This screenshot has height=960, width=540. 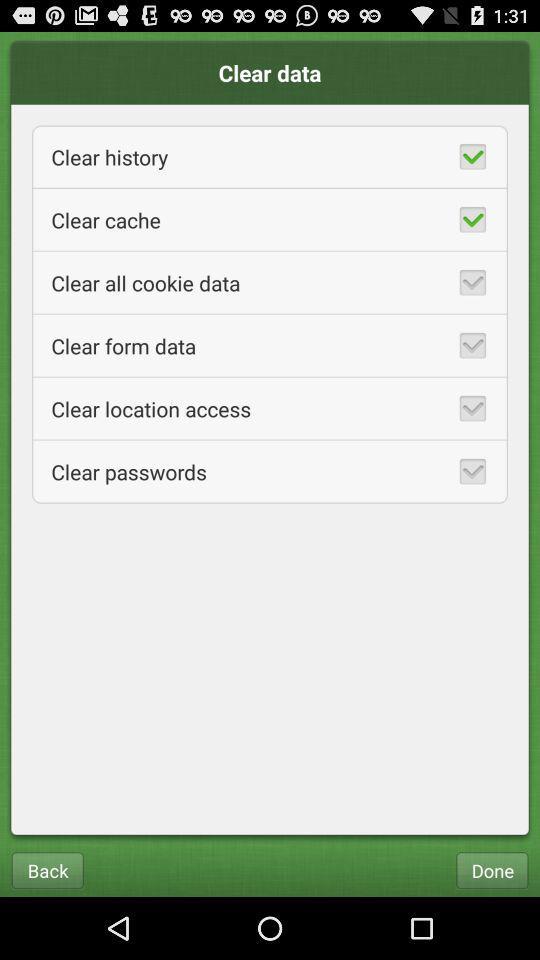 I want to click on the item above clear form data item, so click(x=270, y=281).